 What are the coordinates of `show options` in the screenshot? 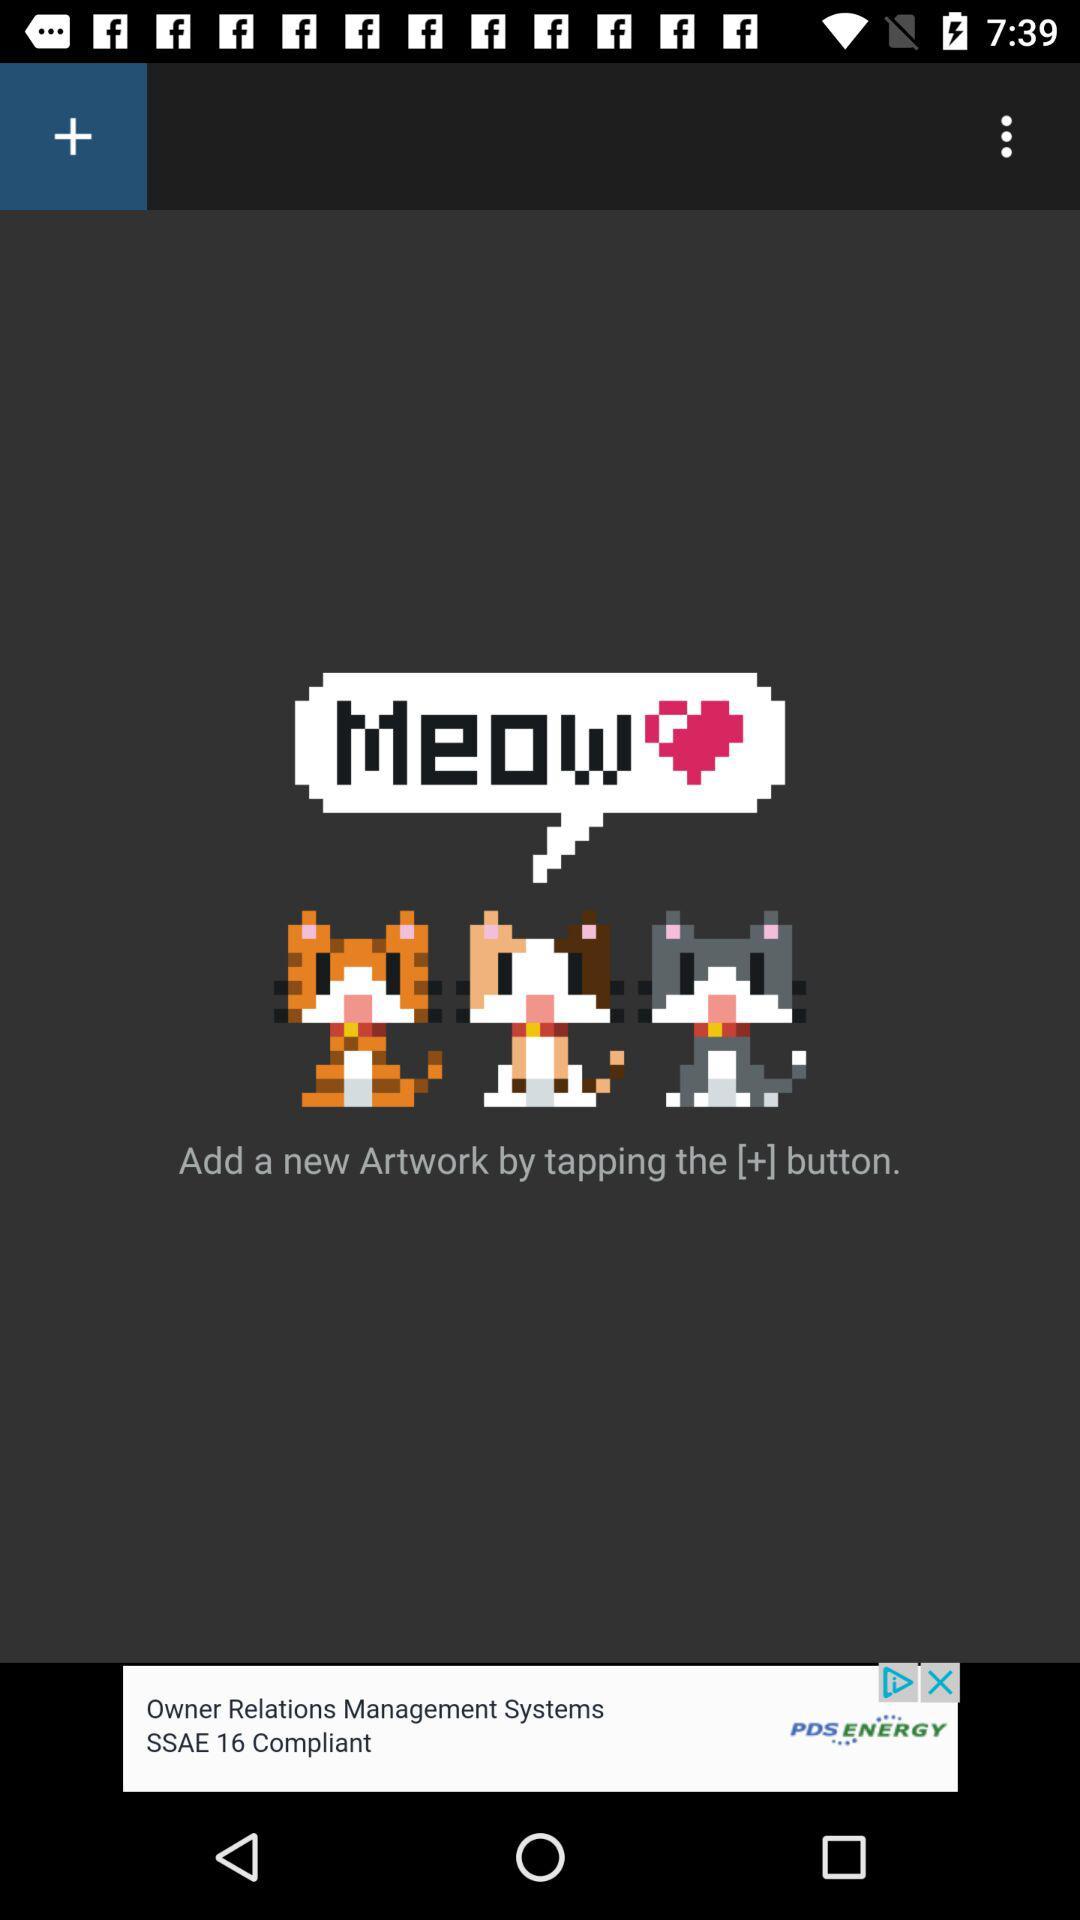 It's located at (1006, 135).